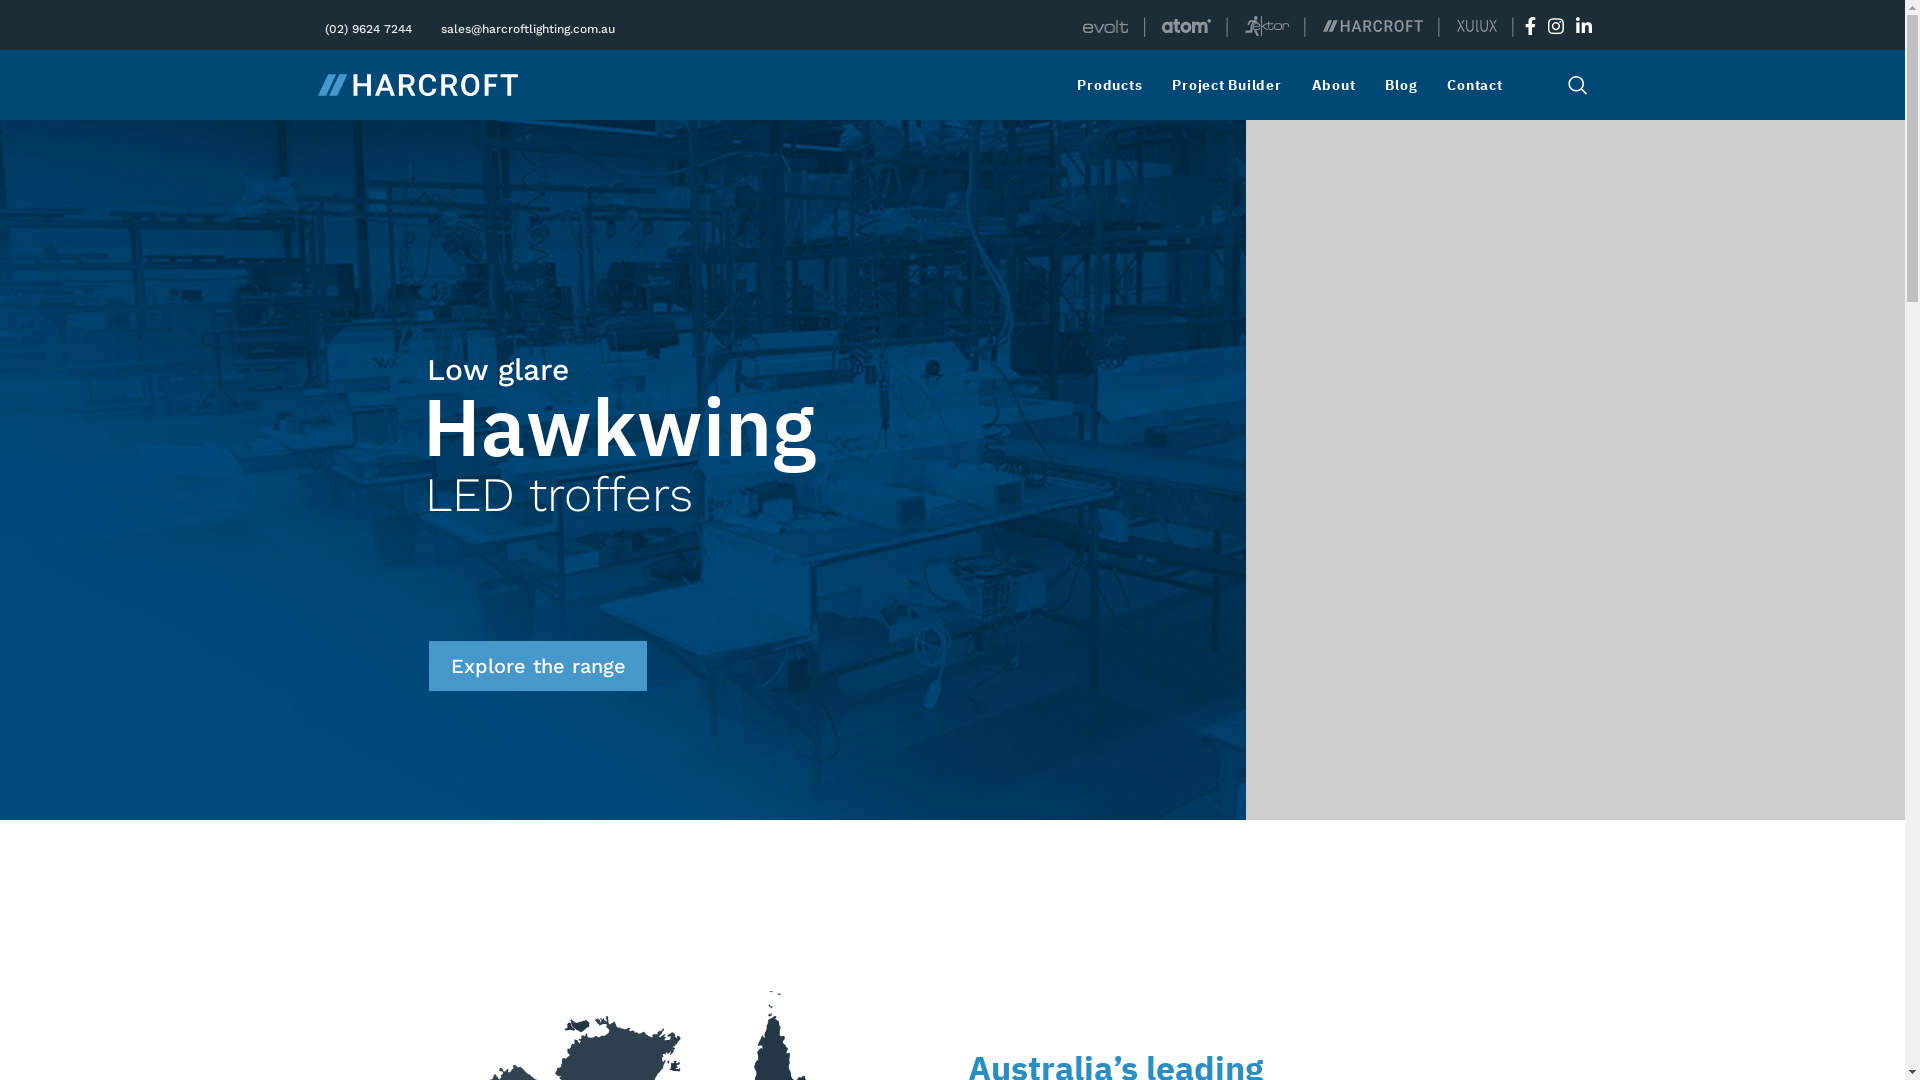  What do you see at coordinates (1371, 25) in the screenshot?
I see `'Harcroft Lighting'` at bounding box center [1371, 25].